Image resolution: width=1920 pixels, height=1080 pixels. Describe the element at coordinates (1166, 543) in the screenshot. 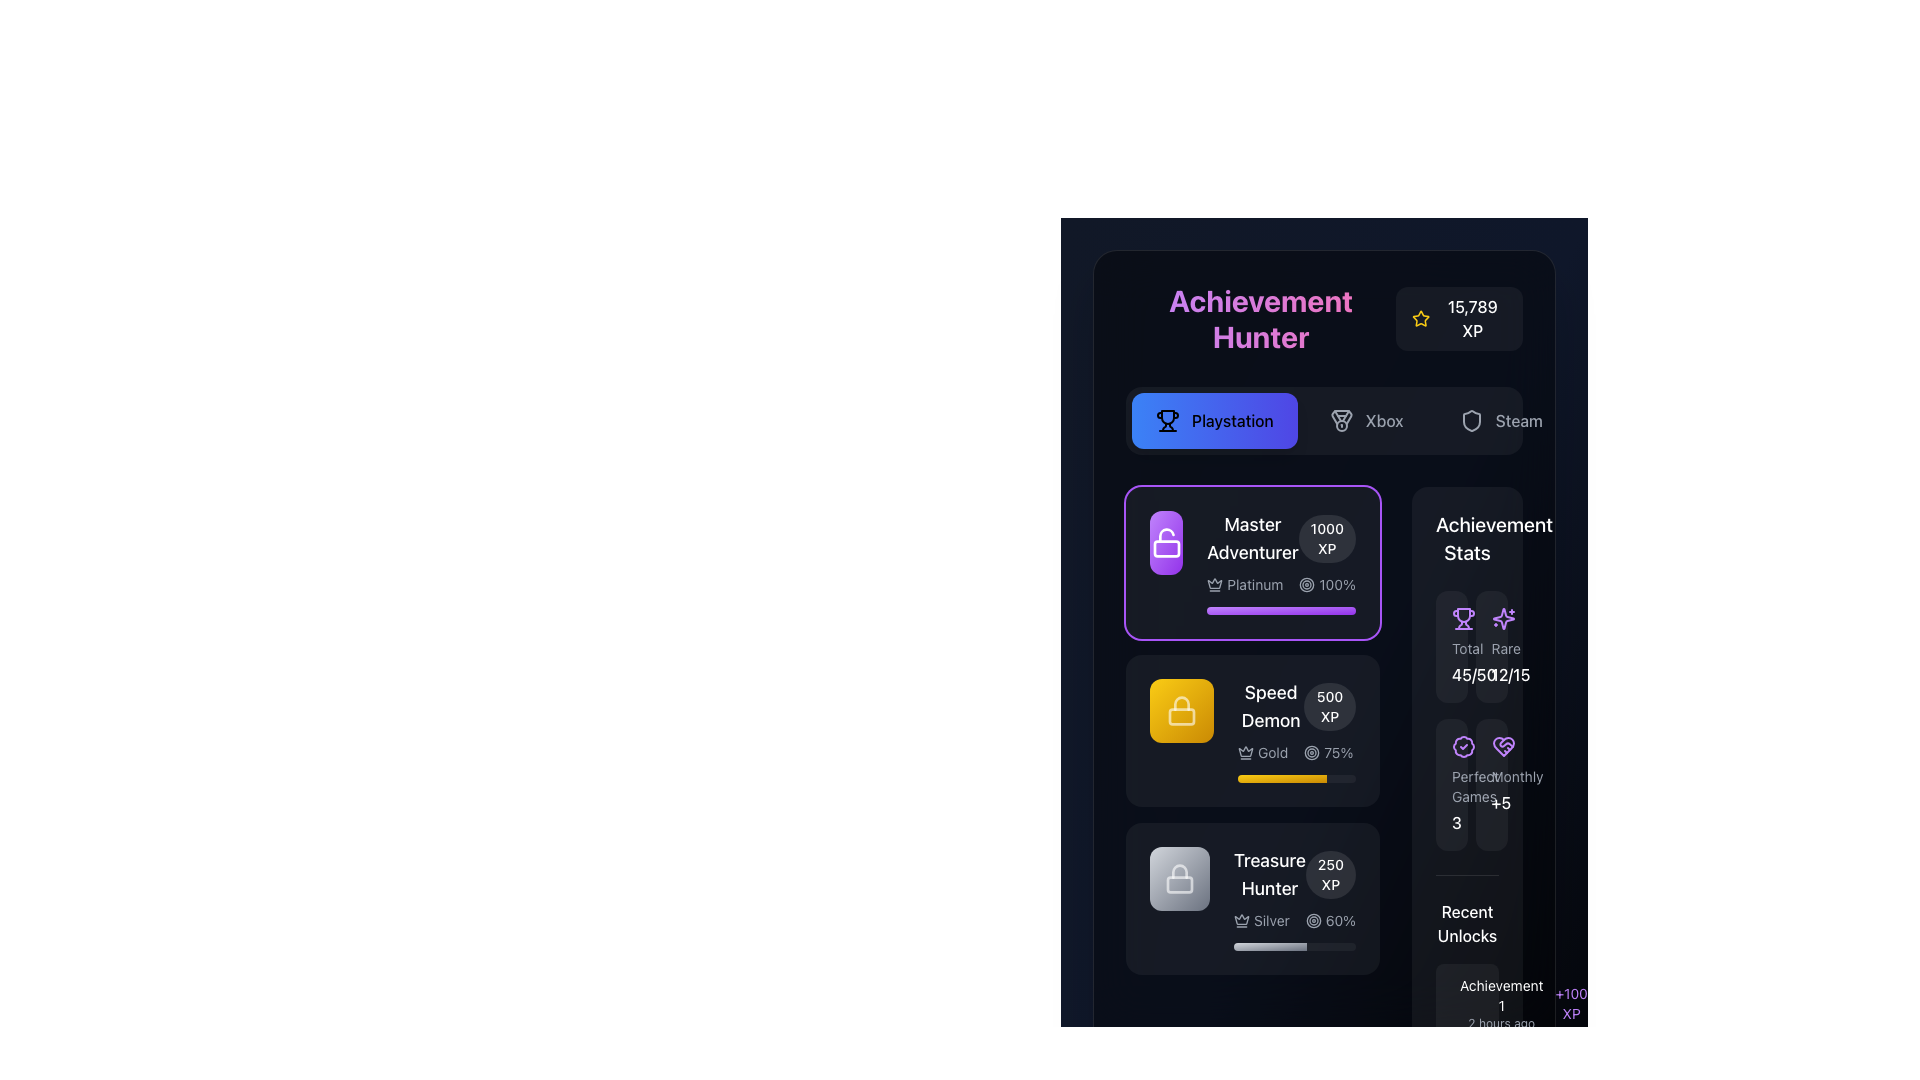

I see `the Icon indicator in the 'Master Adventurer' section, positioned at the leftmost side above the text, to visually represent the status of the achievement` at that location.